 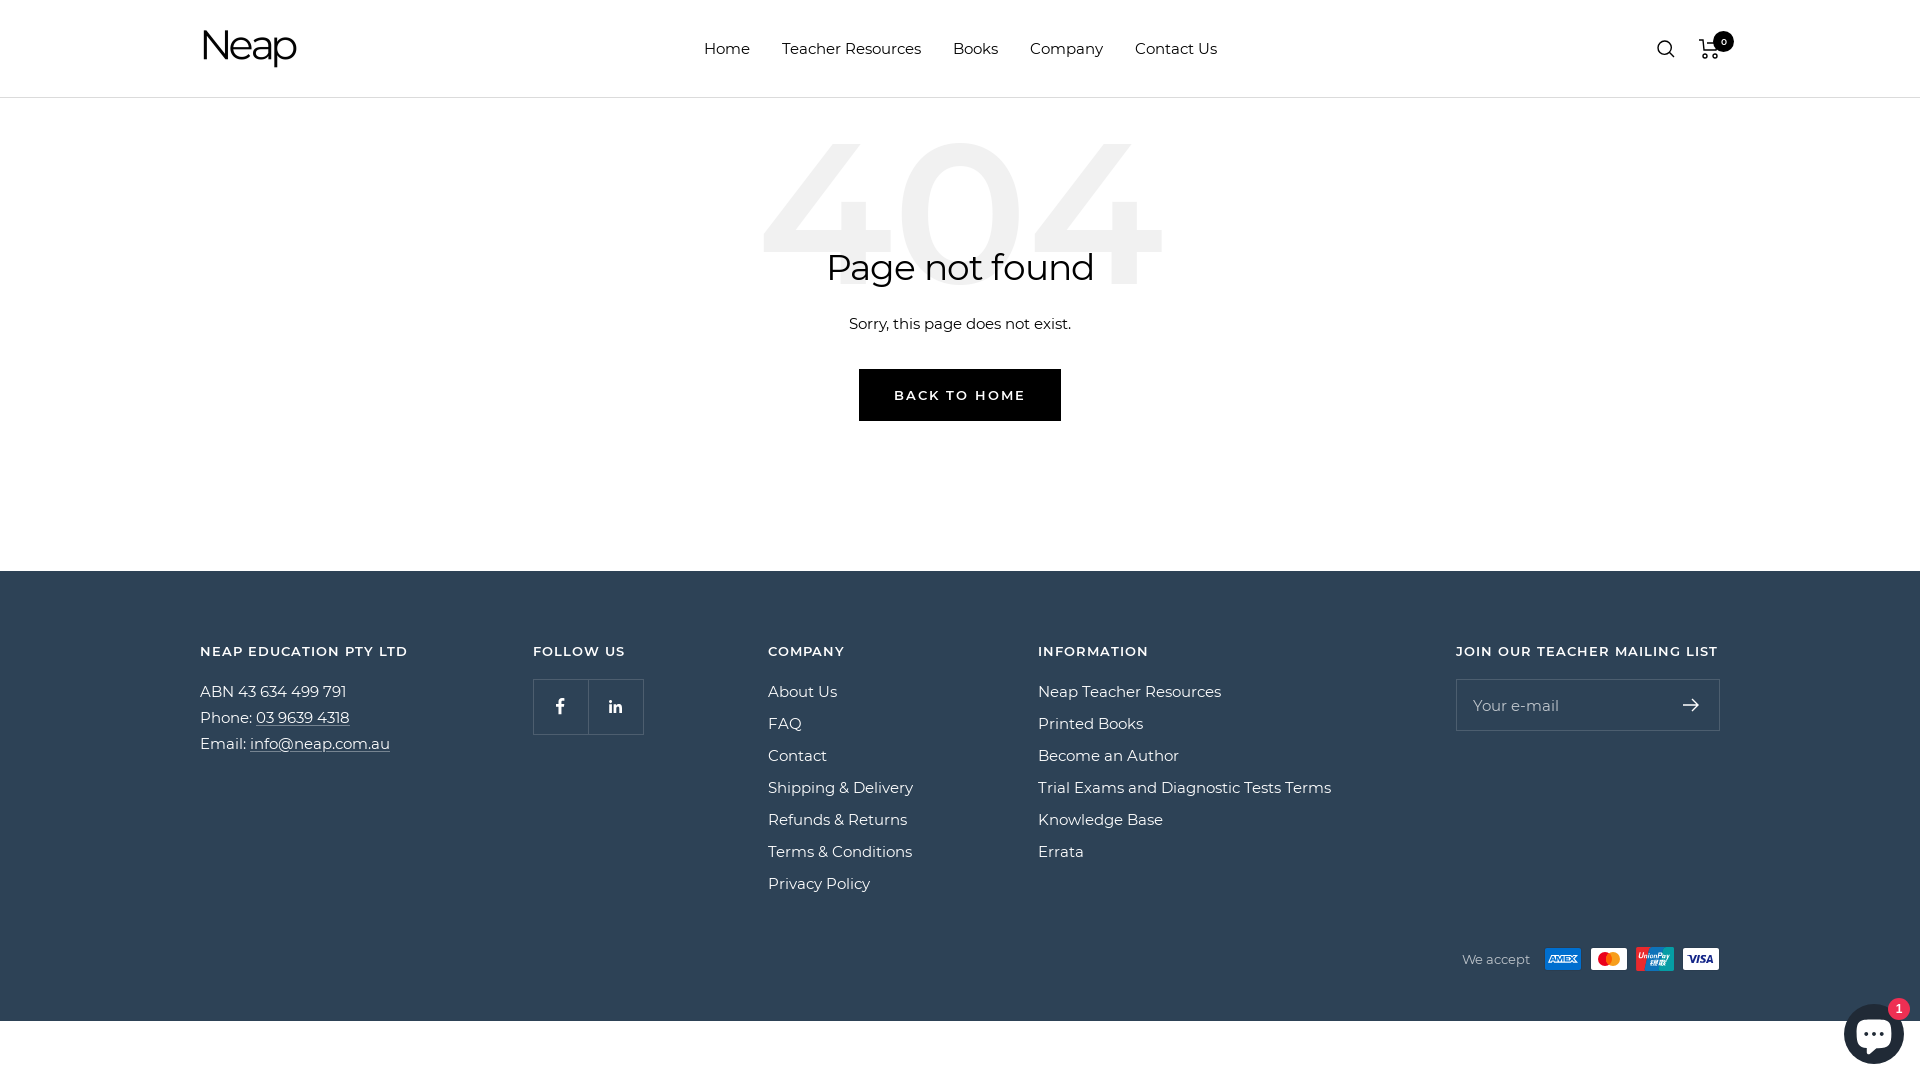 I want to click on 'Register', so click(x=1690, y=704).